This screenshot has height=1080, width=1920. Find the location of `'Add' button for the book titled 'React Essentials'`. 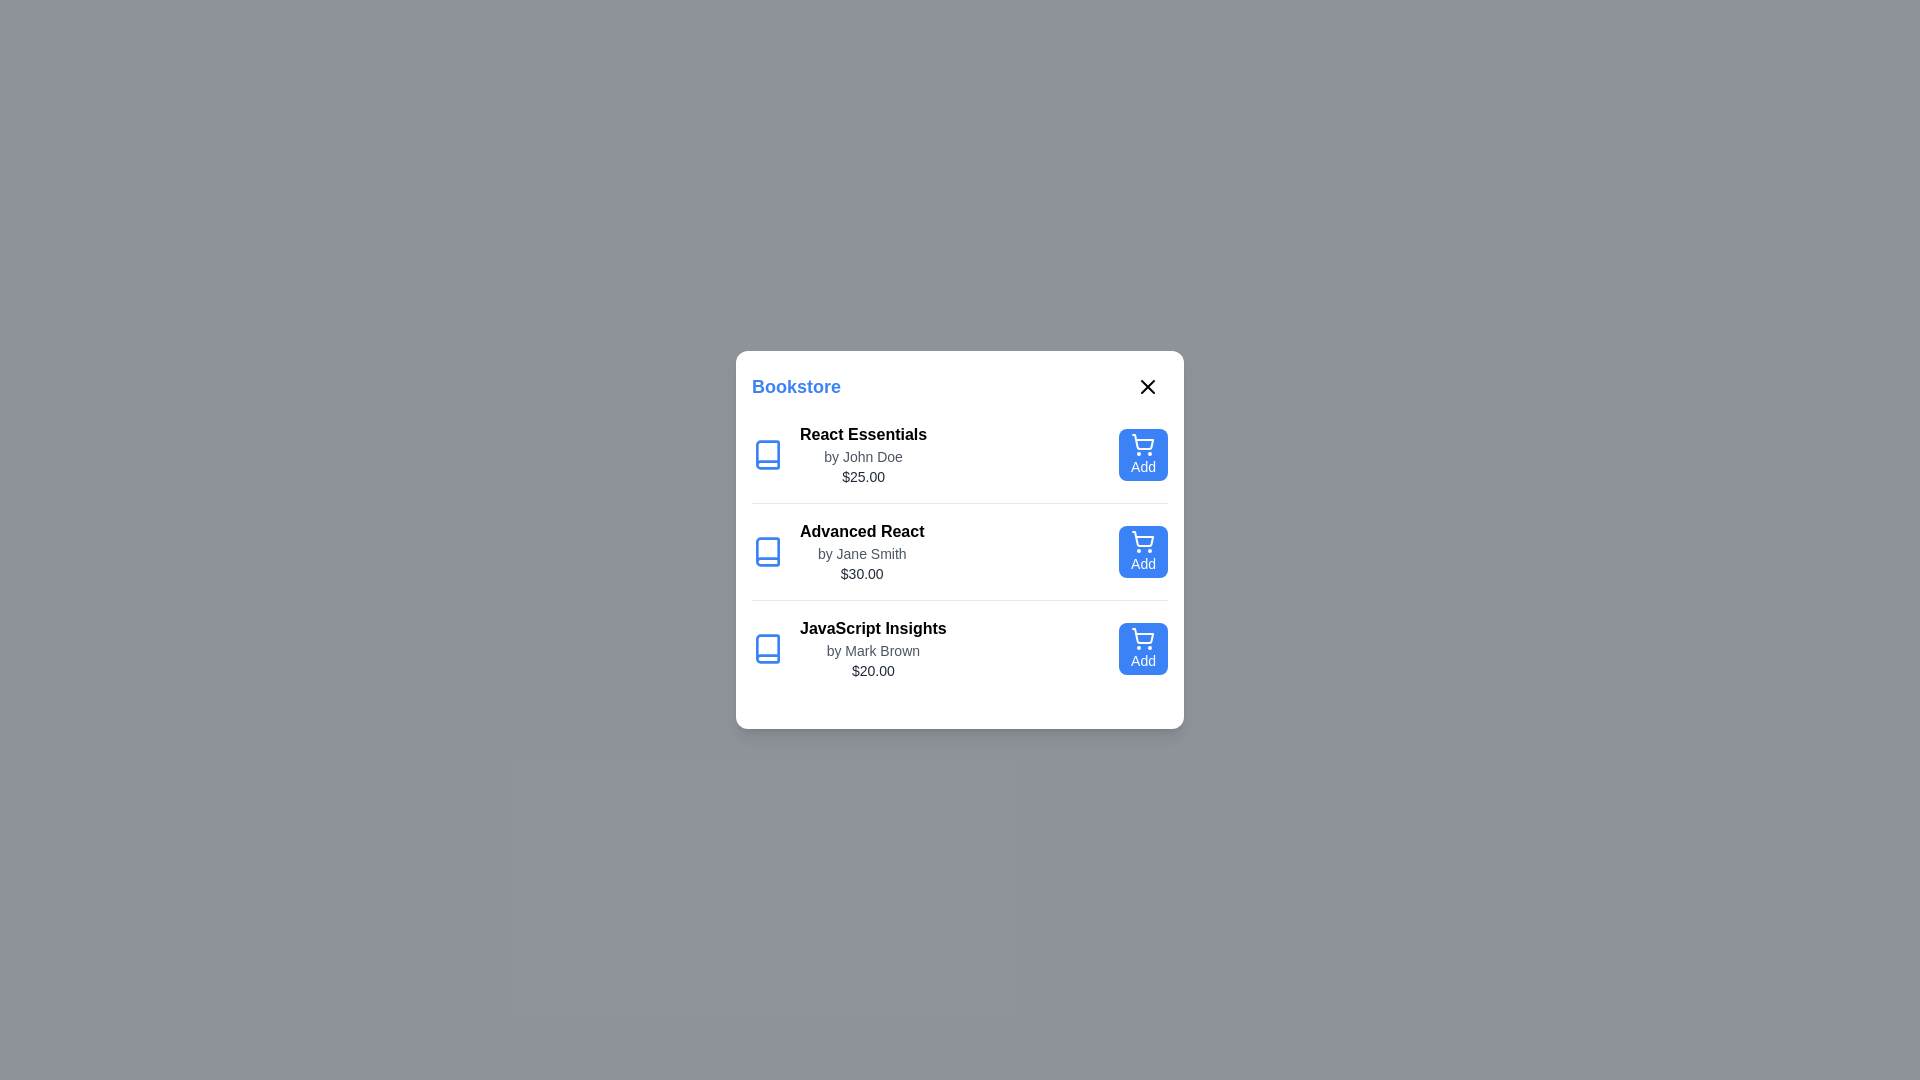

'Add' button for the book titled 'React Essentials' is located at coordinates (1143, 455).